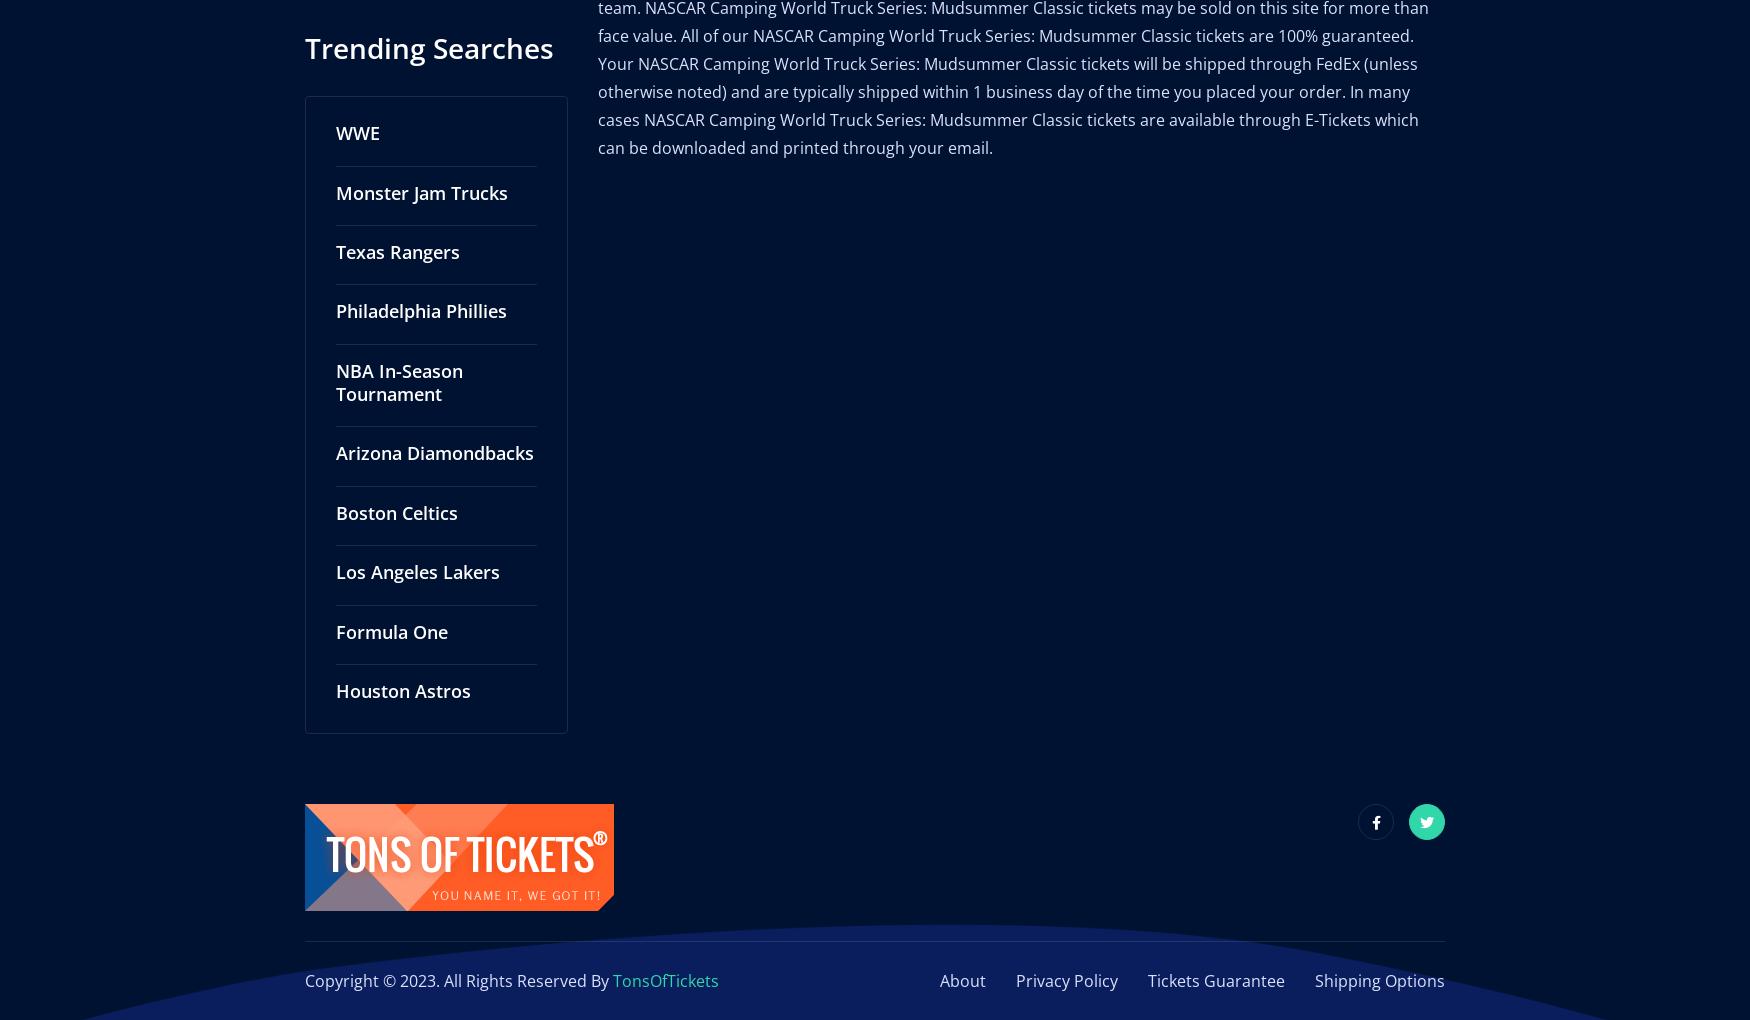  I want to click on 'About', so click(963, 958).